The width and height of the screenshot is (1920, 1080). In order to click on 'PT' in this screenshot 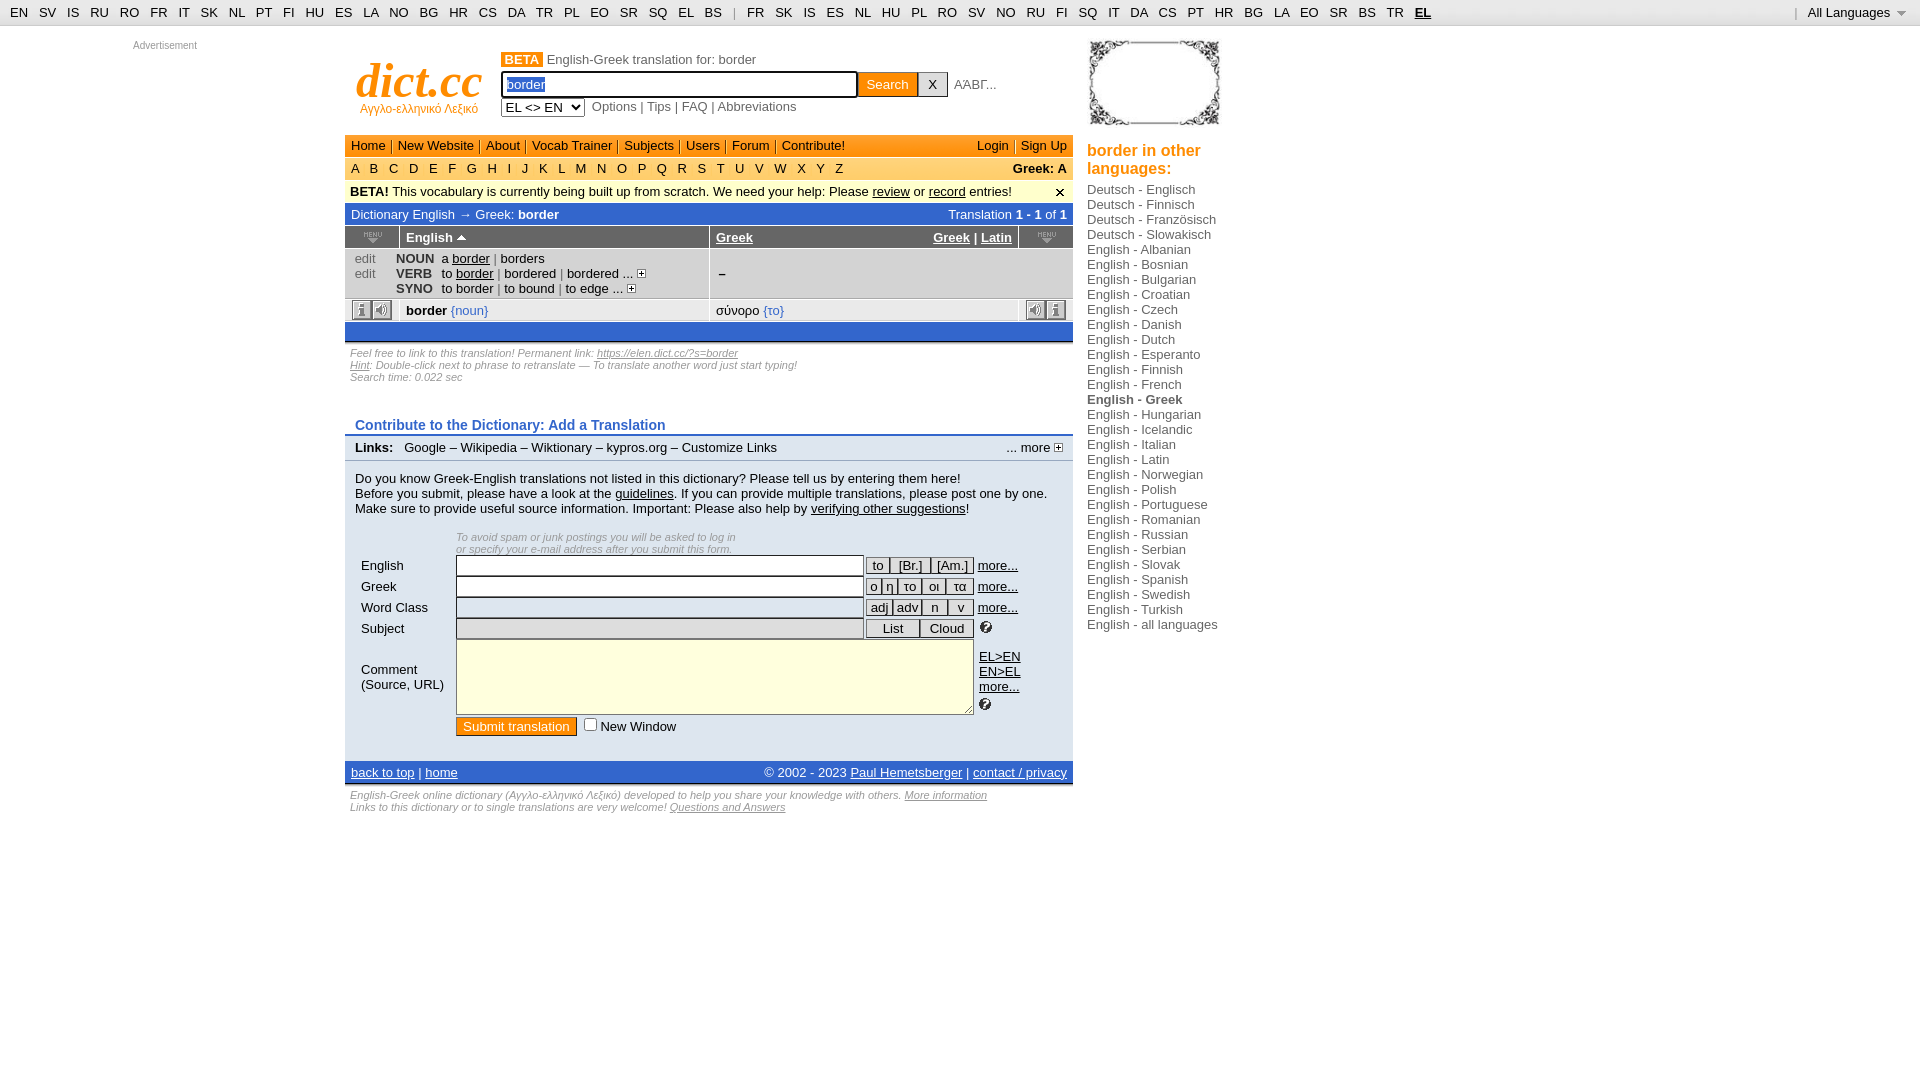, I will do `click(263, 12)`.